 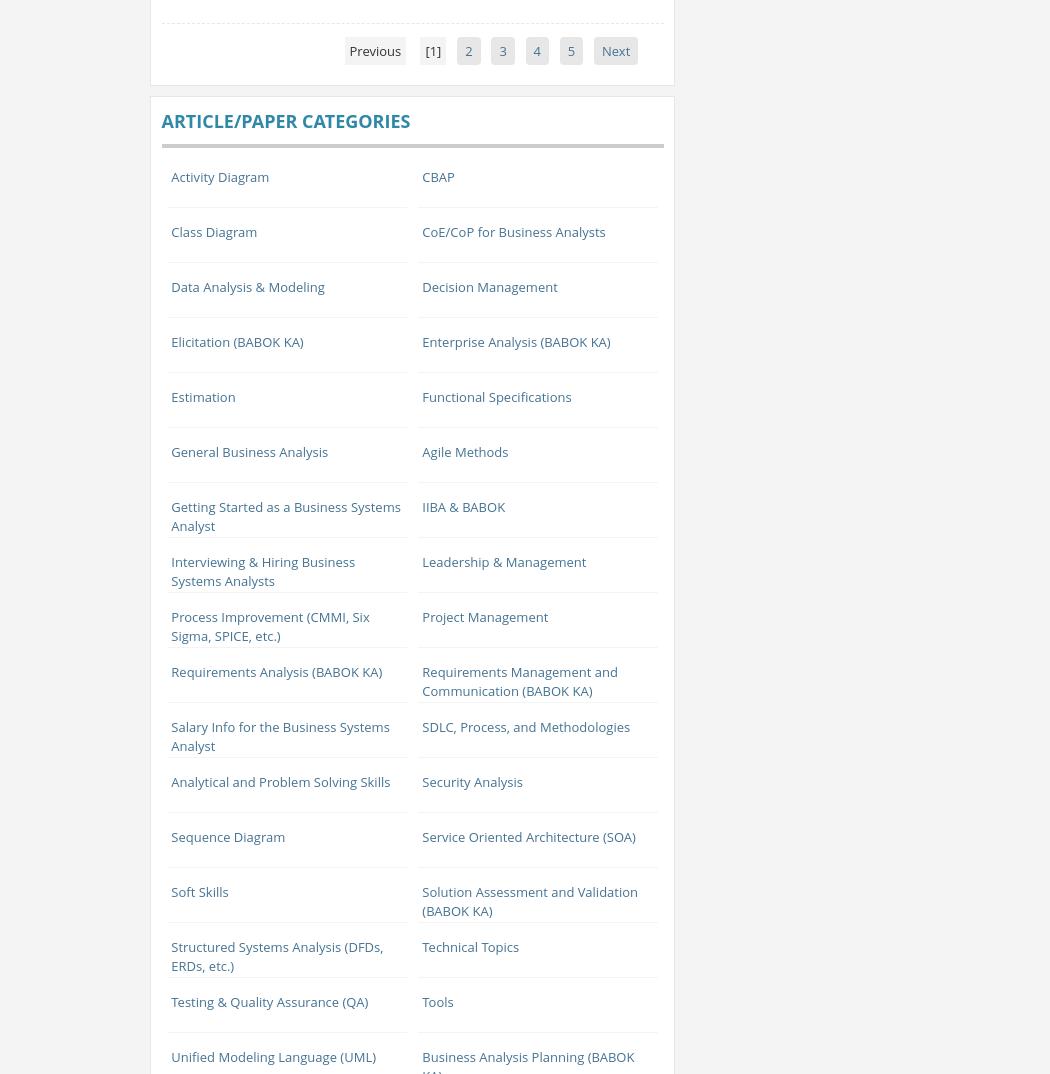 What do you see at coordinates (420, 449) in the screenshot?
I see `'Agile Methods'` at bounding box center [420, 449].